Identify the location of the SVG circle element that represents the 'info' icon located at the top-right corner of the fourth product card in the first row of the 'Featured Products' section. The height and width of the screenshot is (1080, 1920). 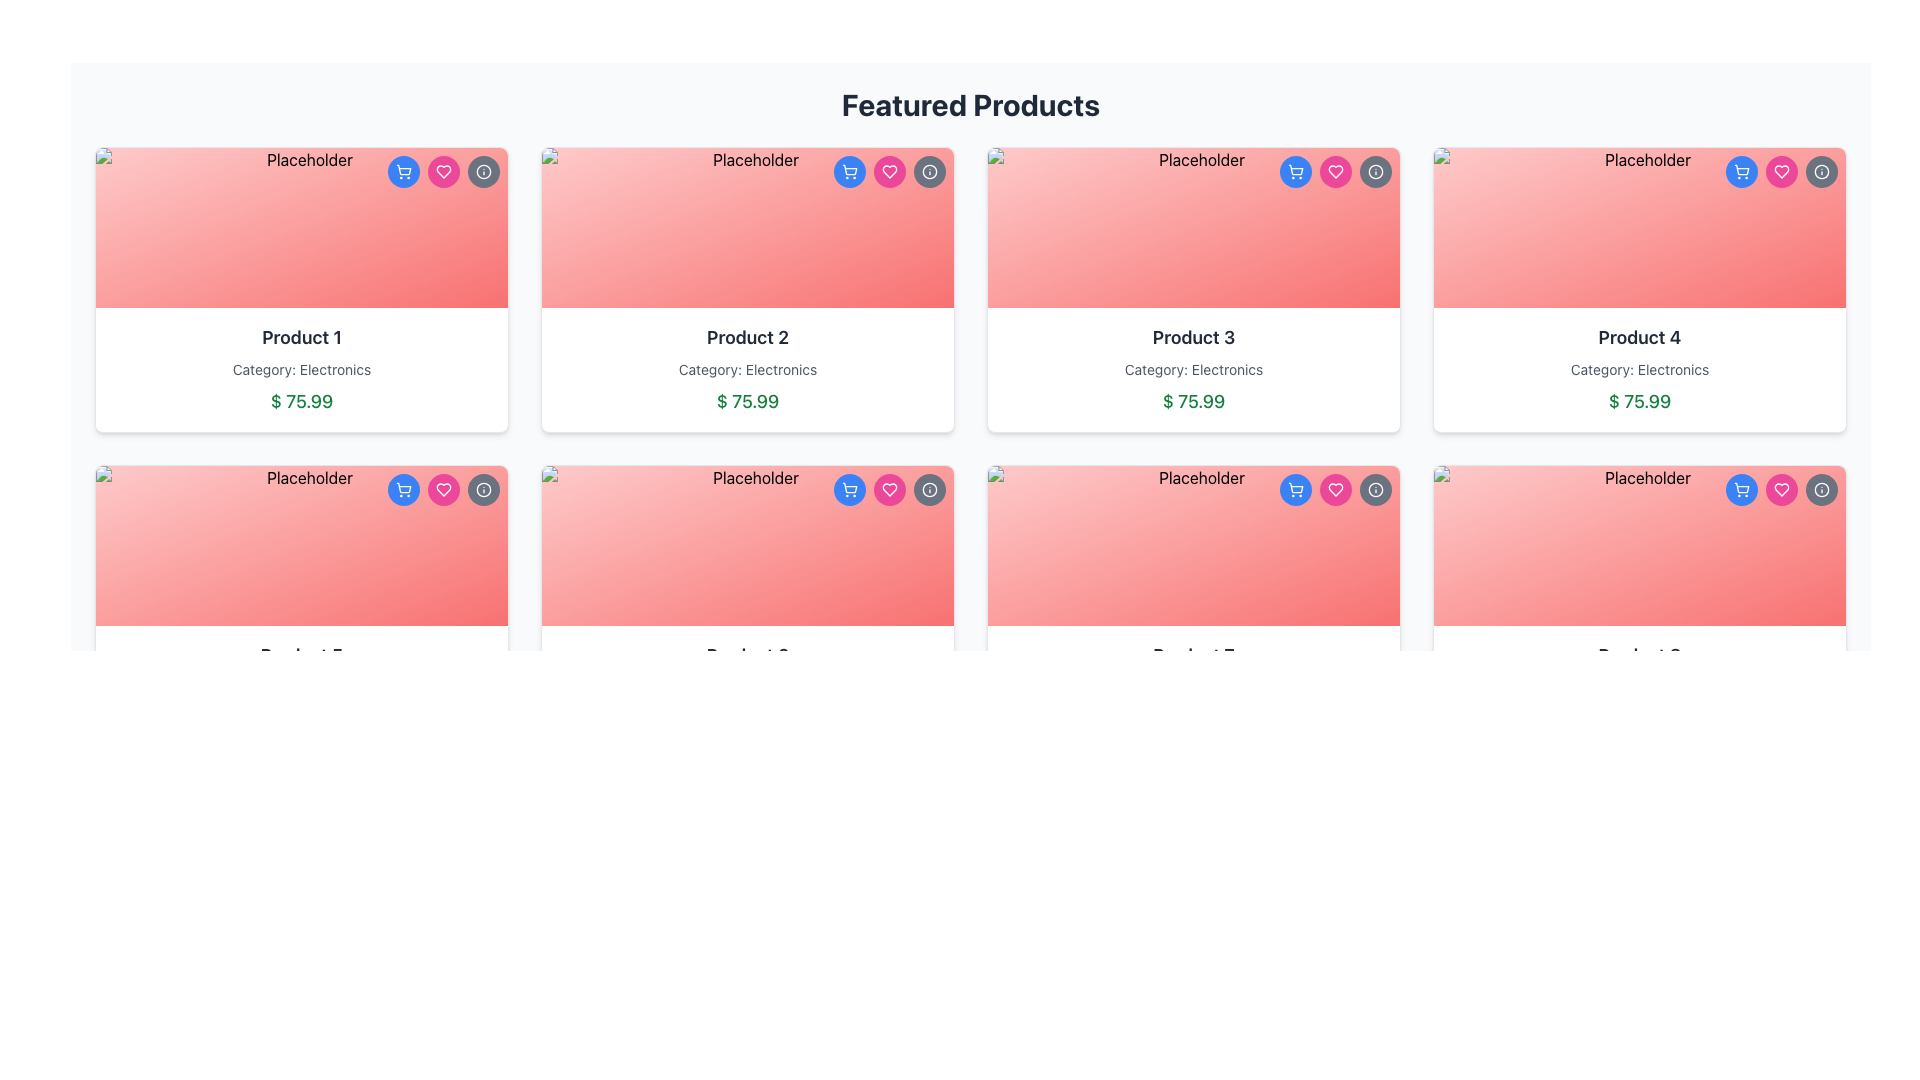
(1822, 171).